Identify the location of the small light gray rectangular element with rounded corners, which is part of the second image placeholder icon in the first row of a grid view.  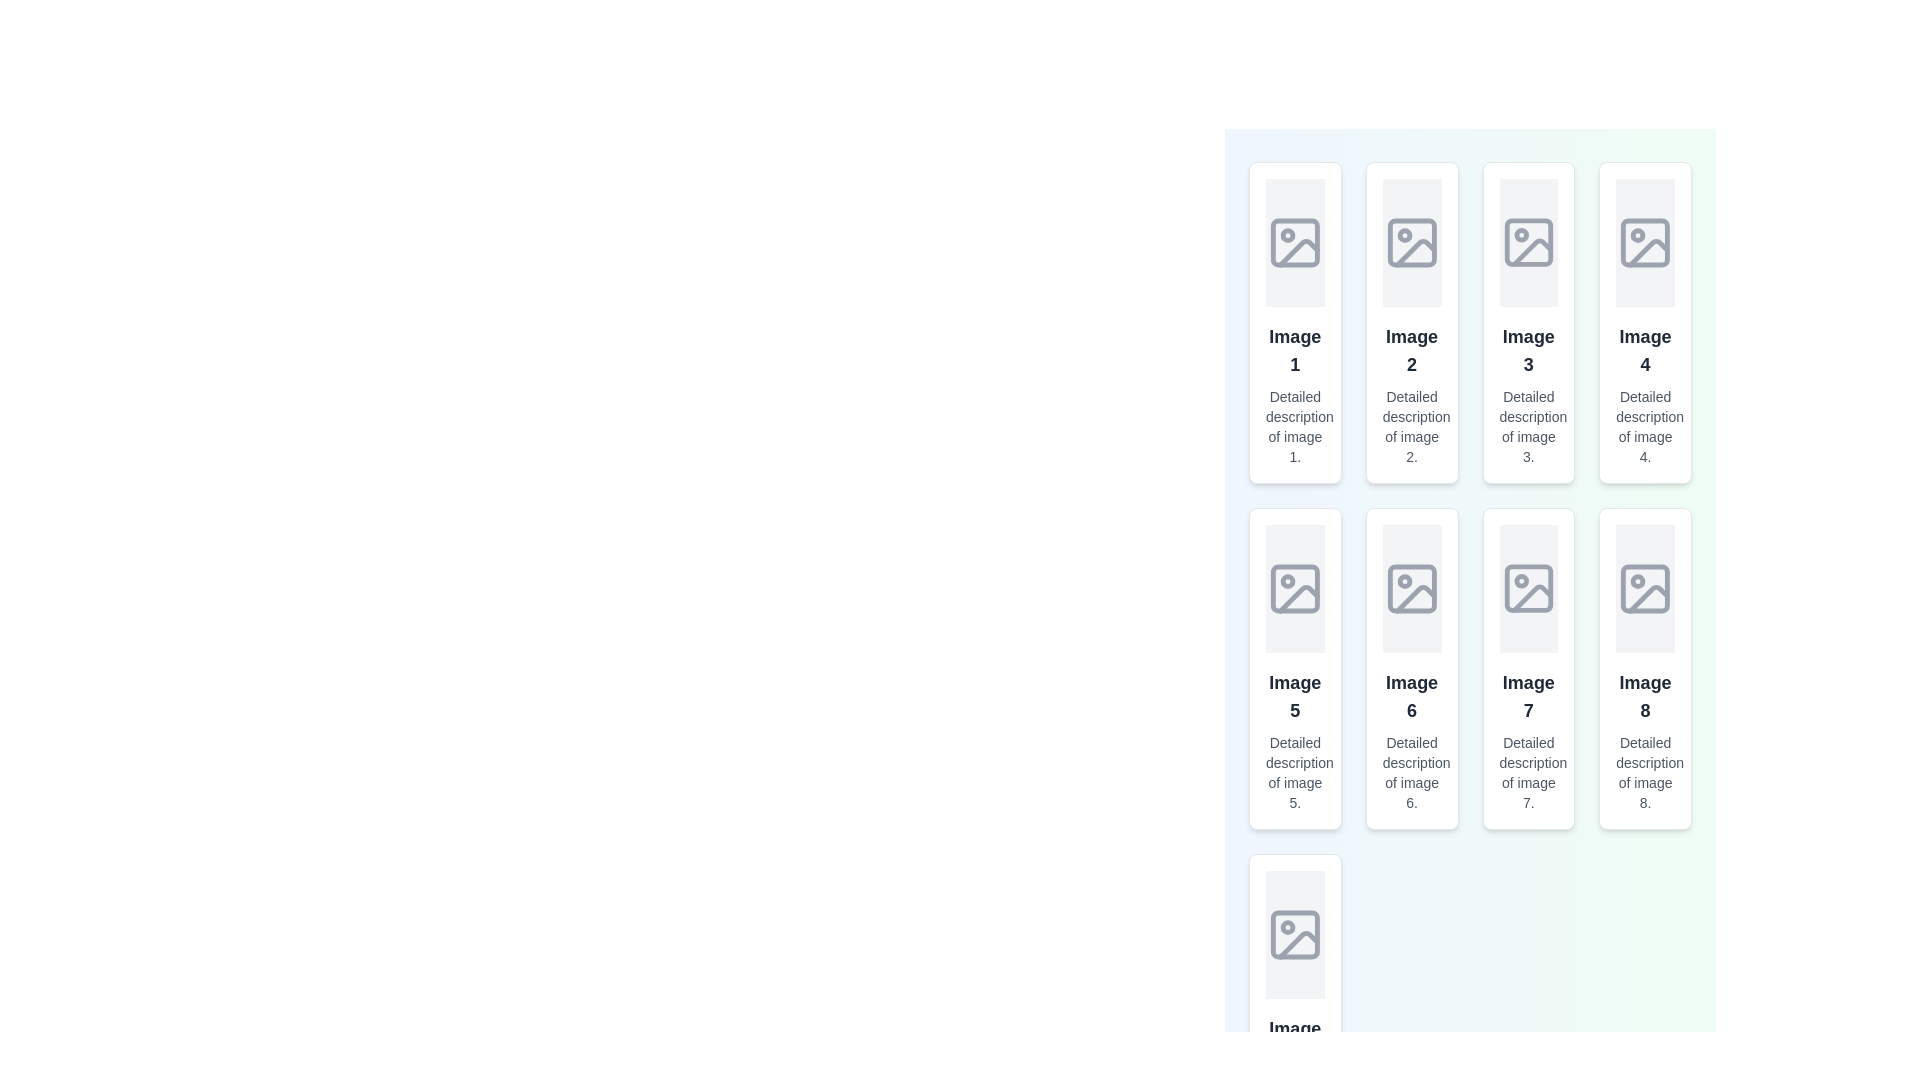
(1411, 242).